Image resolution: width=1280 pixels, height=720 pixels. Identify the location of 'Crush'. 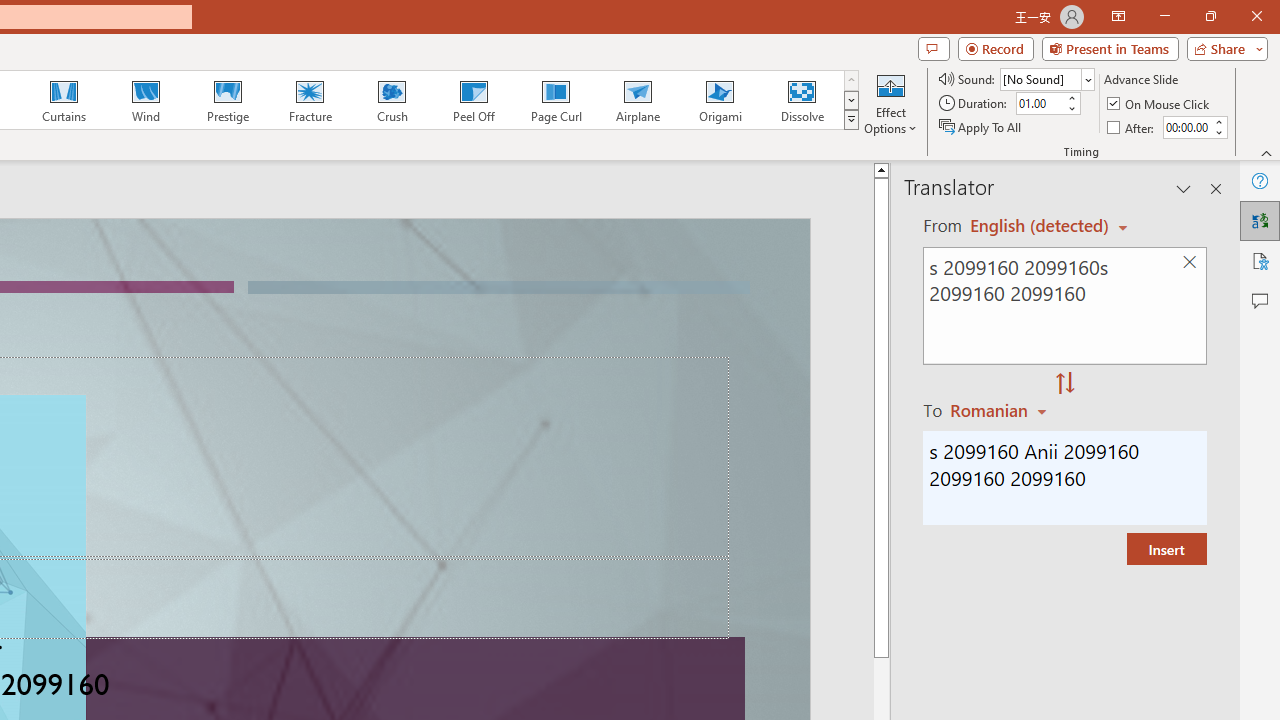
(391, 100).